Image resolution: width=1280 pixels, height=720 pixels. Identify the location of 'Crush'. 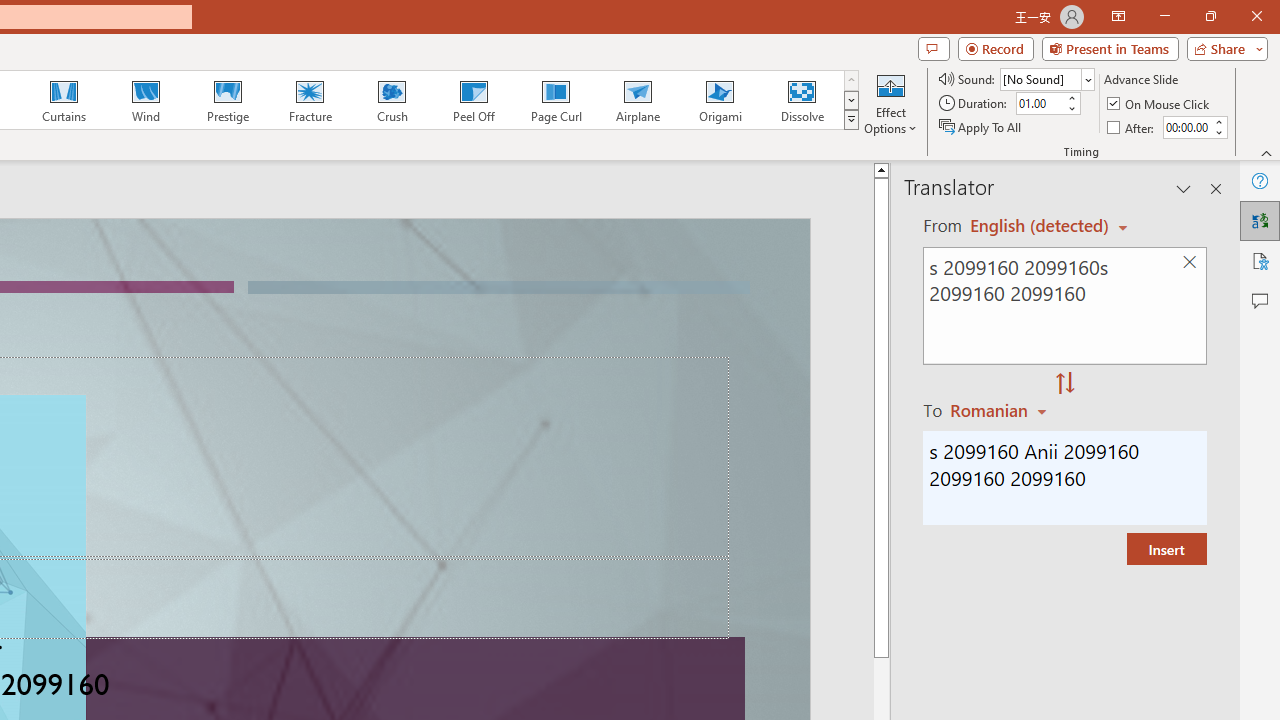
(391, 100).